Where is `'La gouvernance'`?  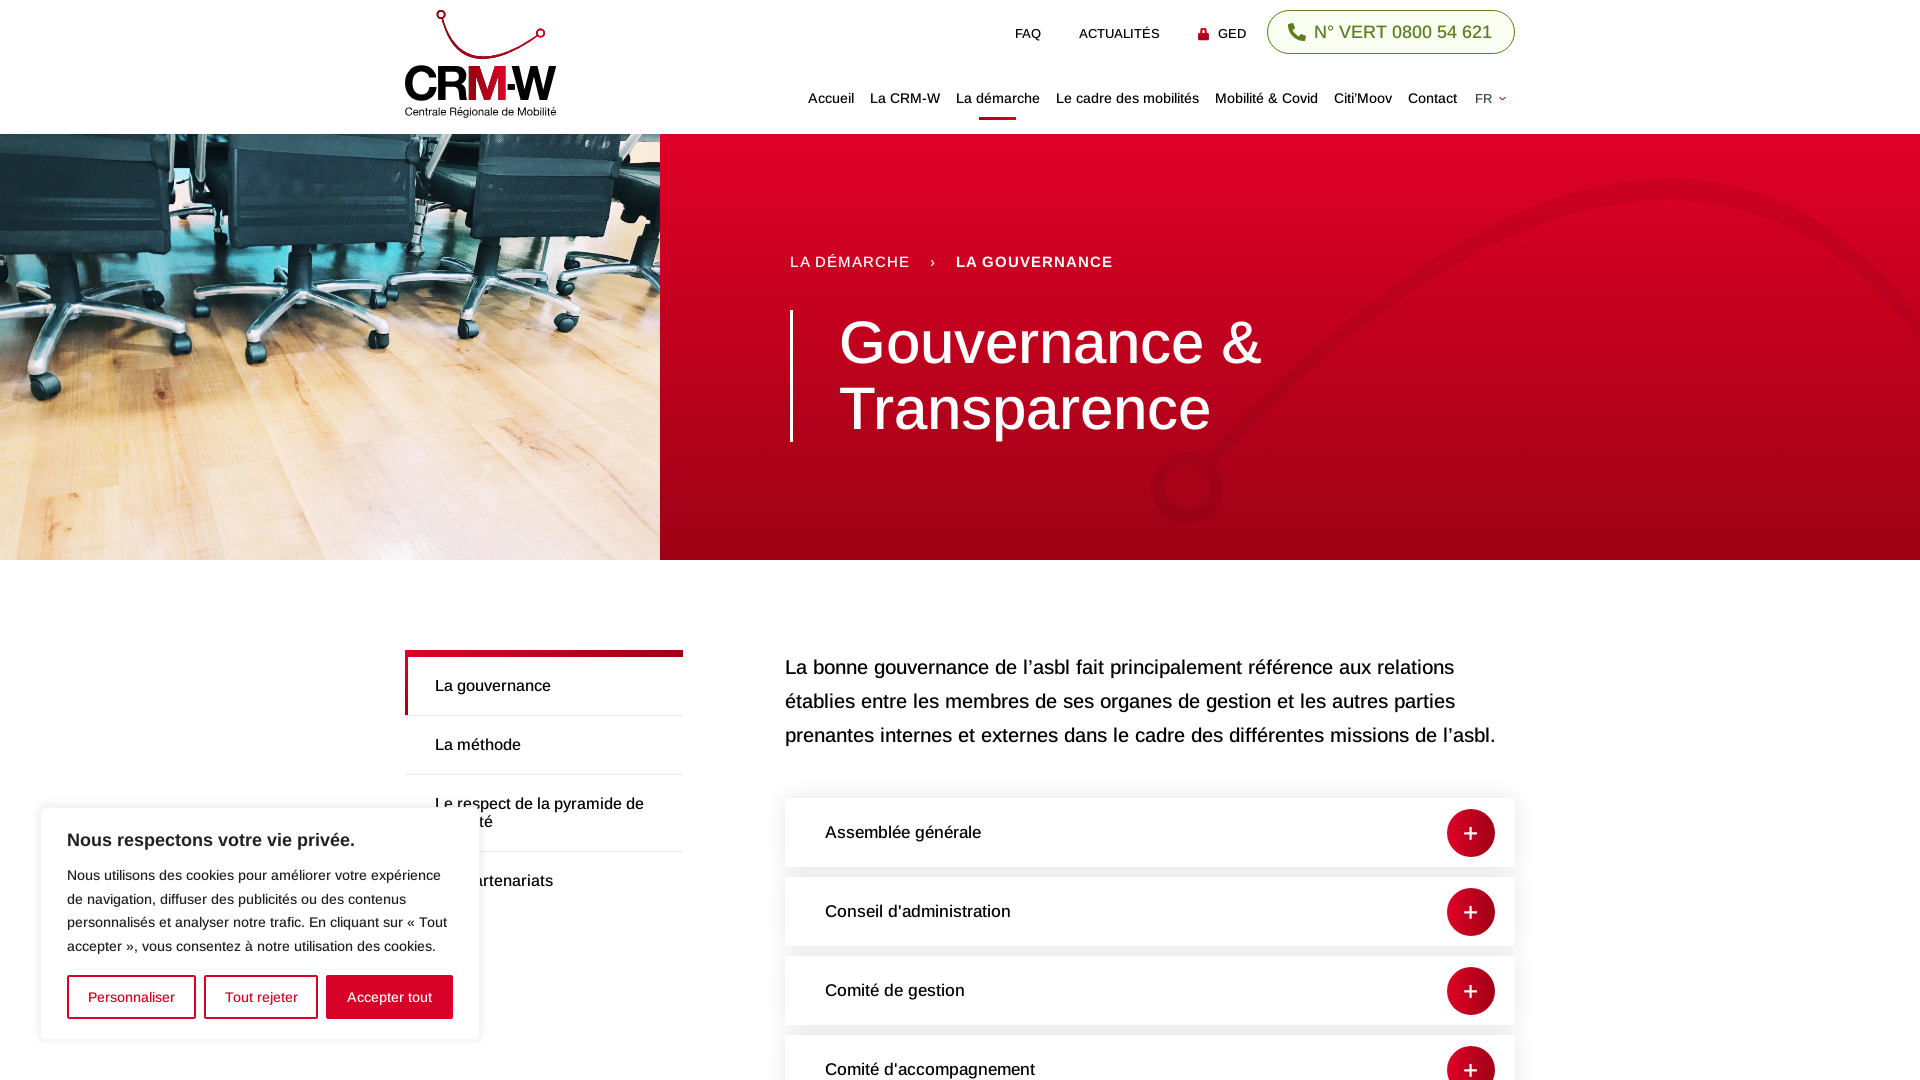 'La gouvernance' is located at coordinates (543, 685).